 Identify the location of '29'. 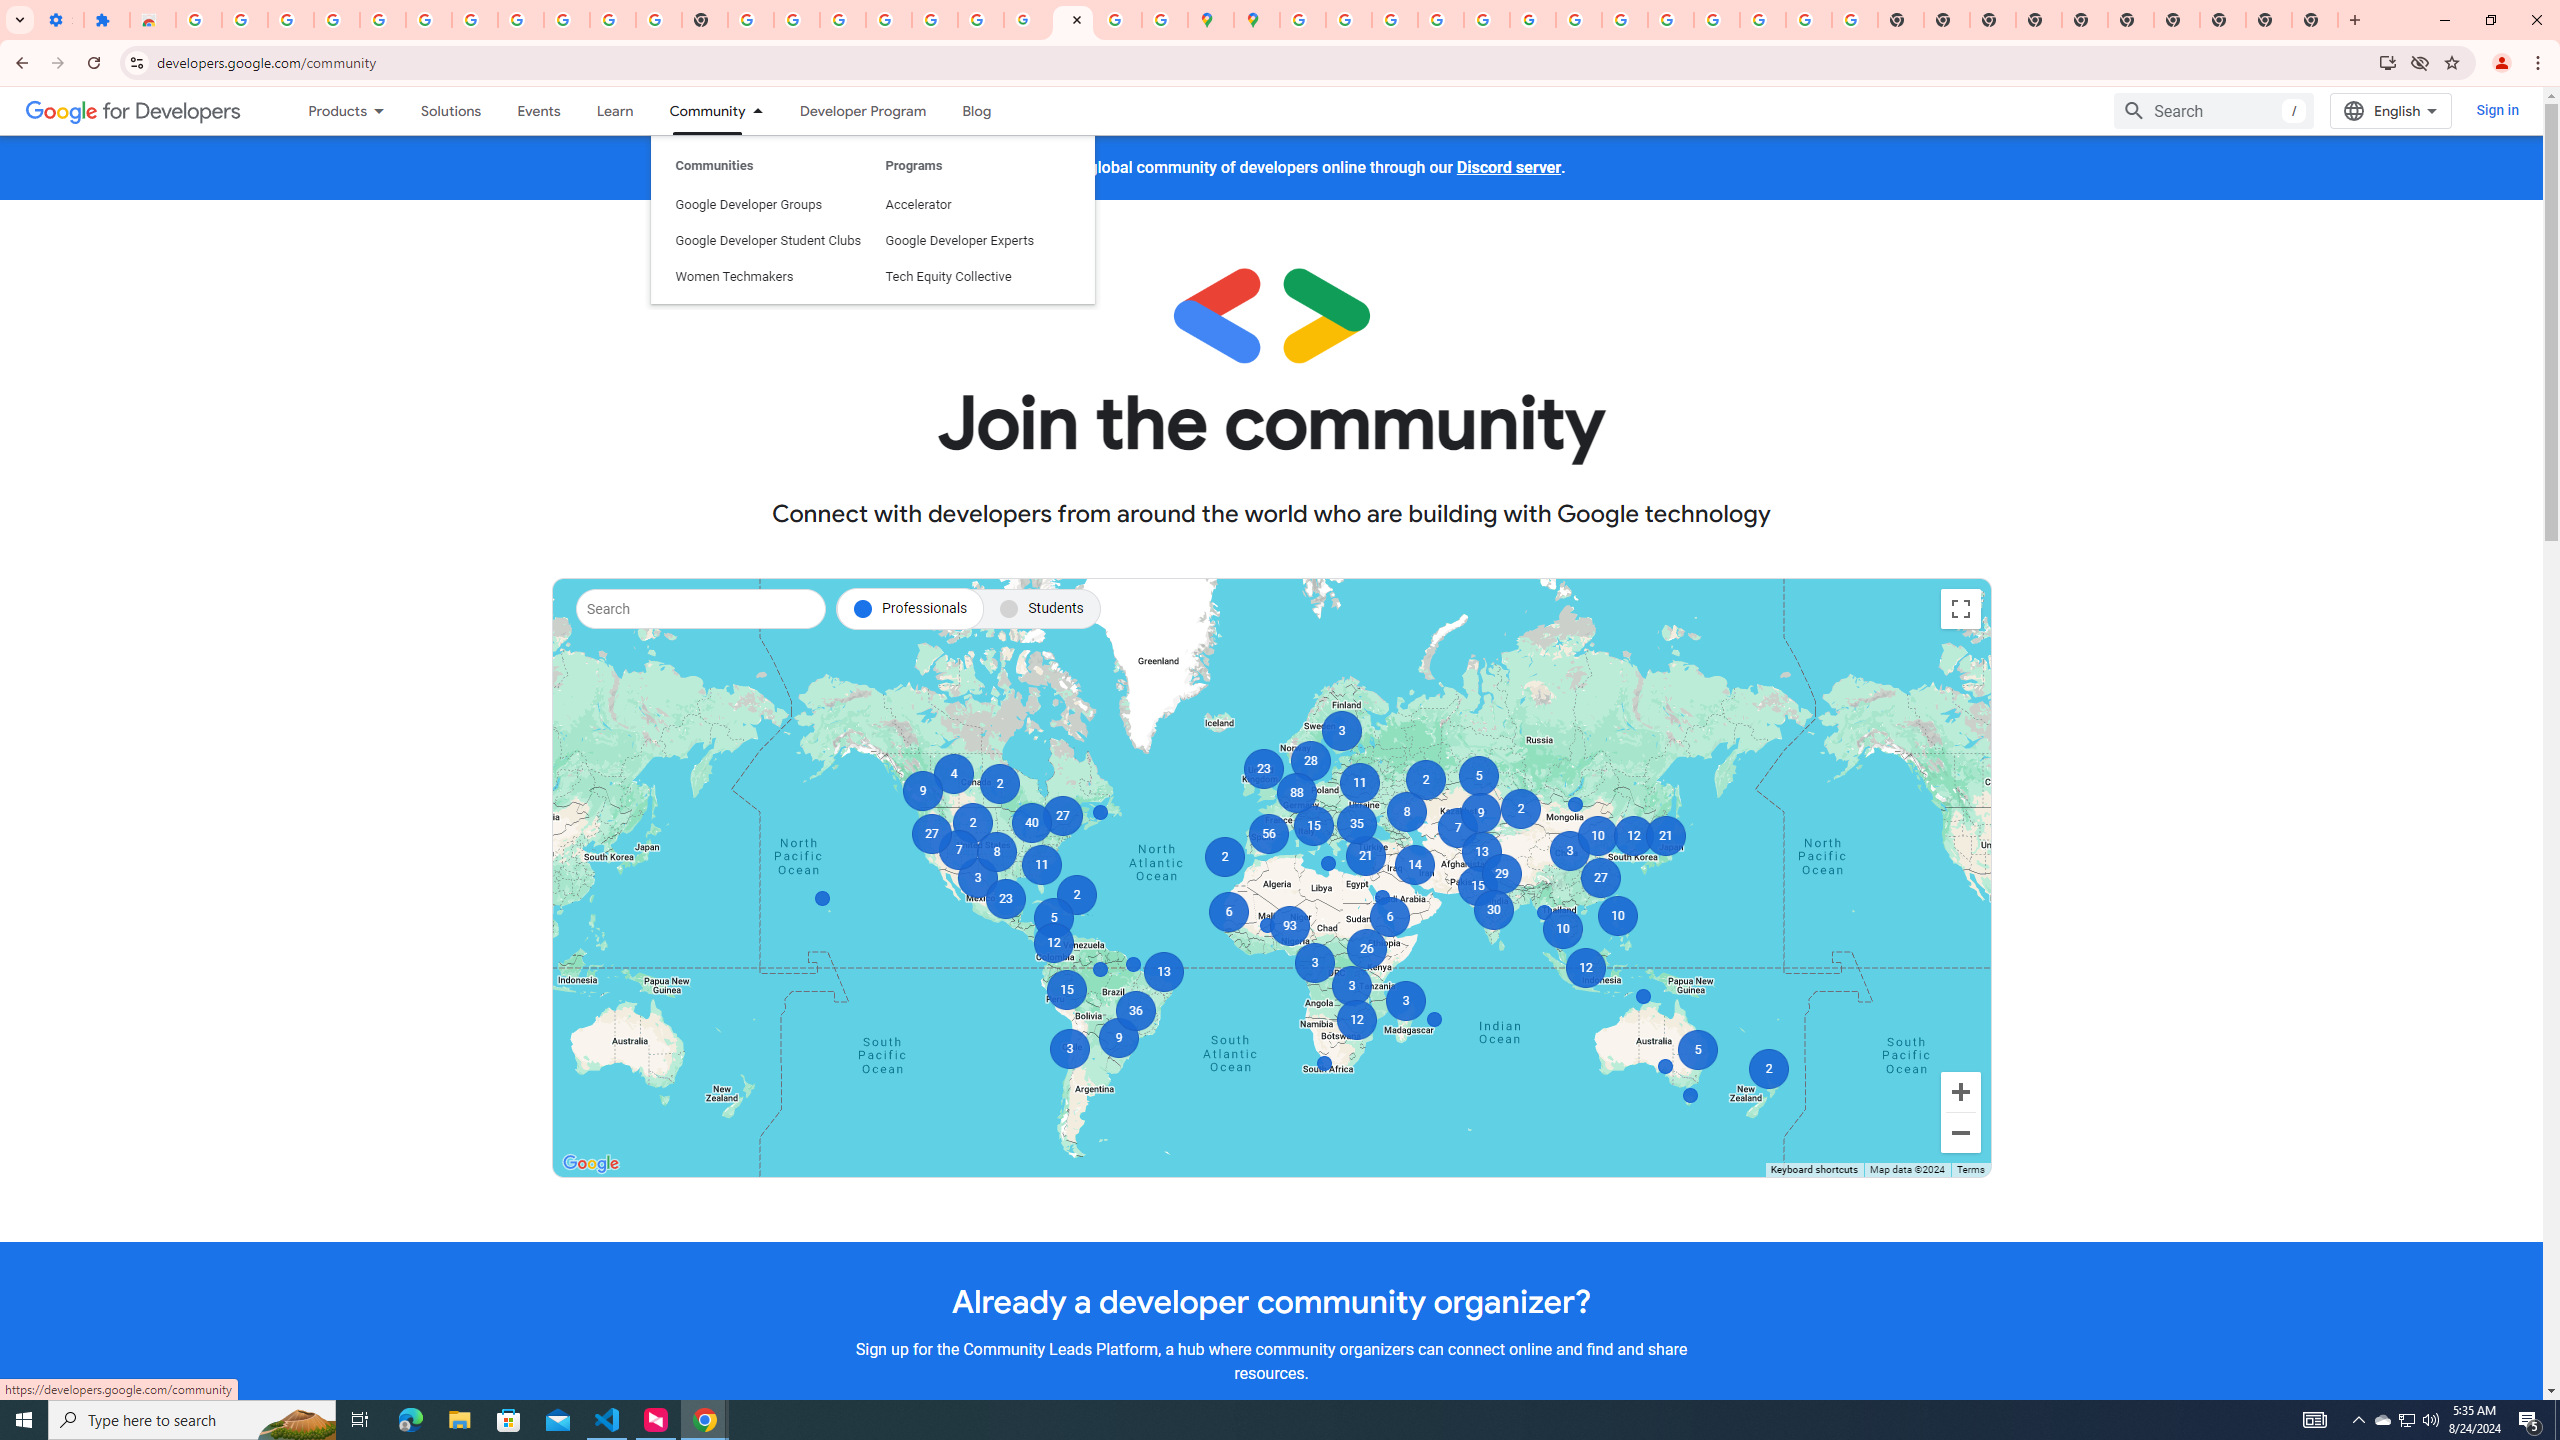
(1501, 873).